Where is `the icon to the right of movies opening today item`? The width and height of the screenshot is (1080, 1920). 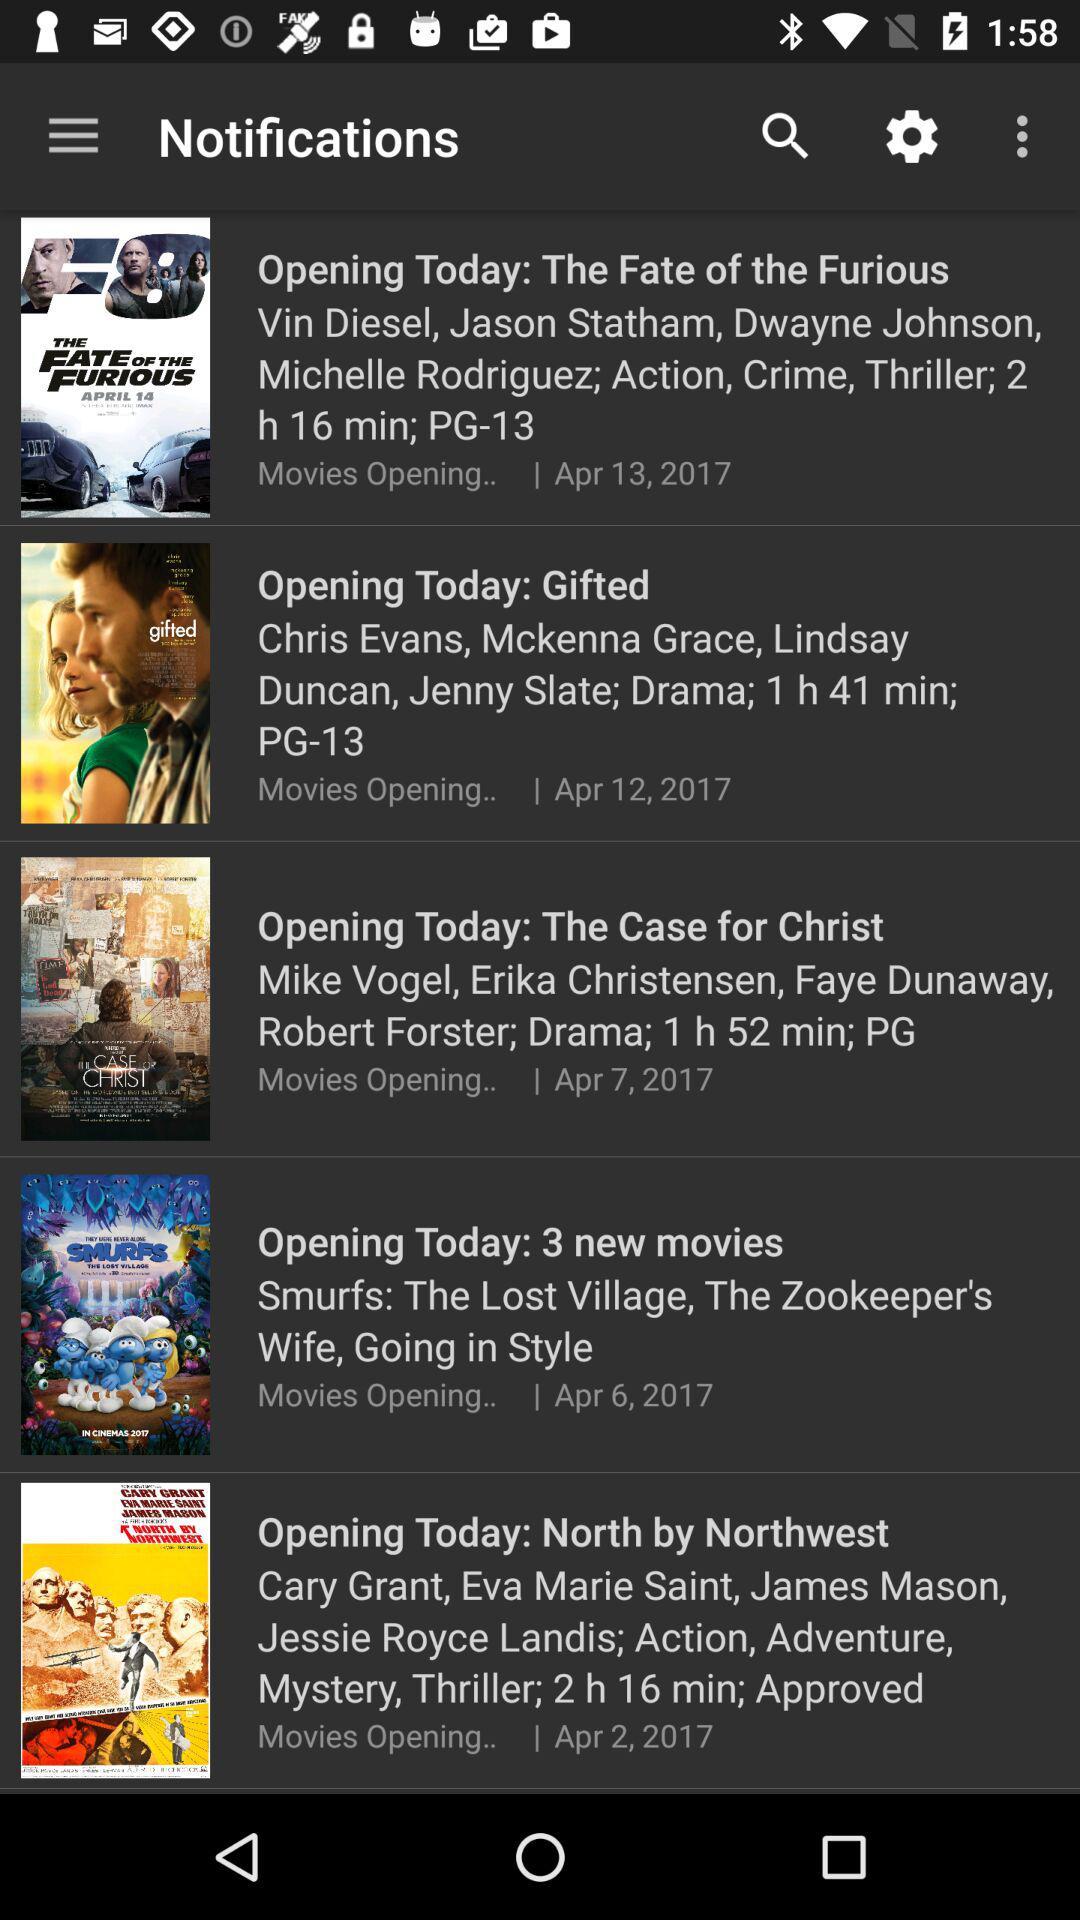 the icon to the right of movies opening today item is located at coordinates (535, 1734).